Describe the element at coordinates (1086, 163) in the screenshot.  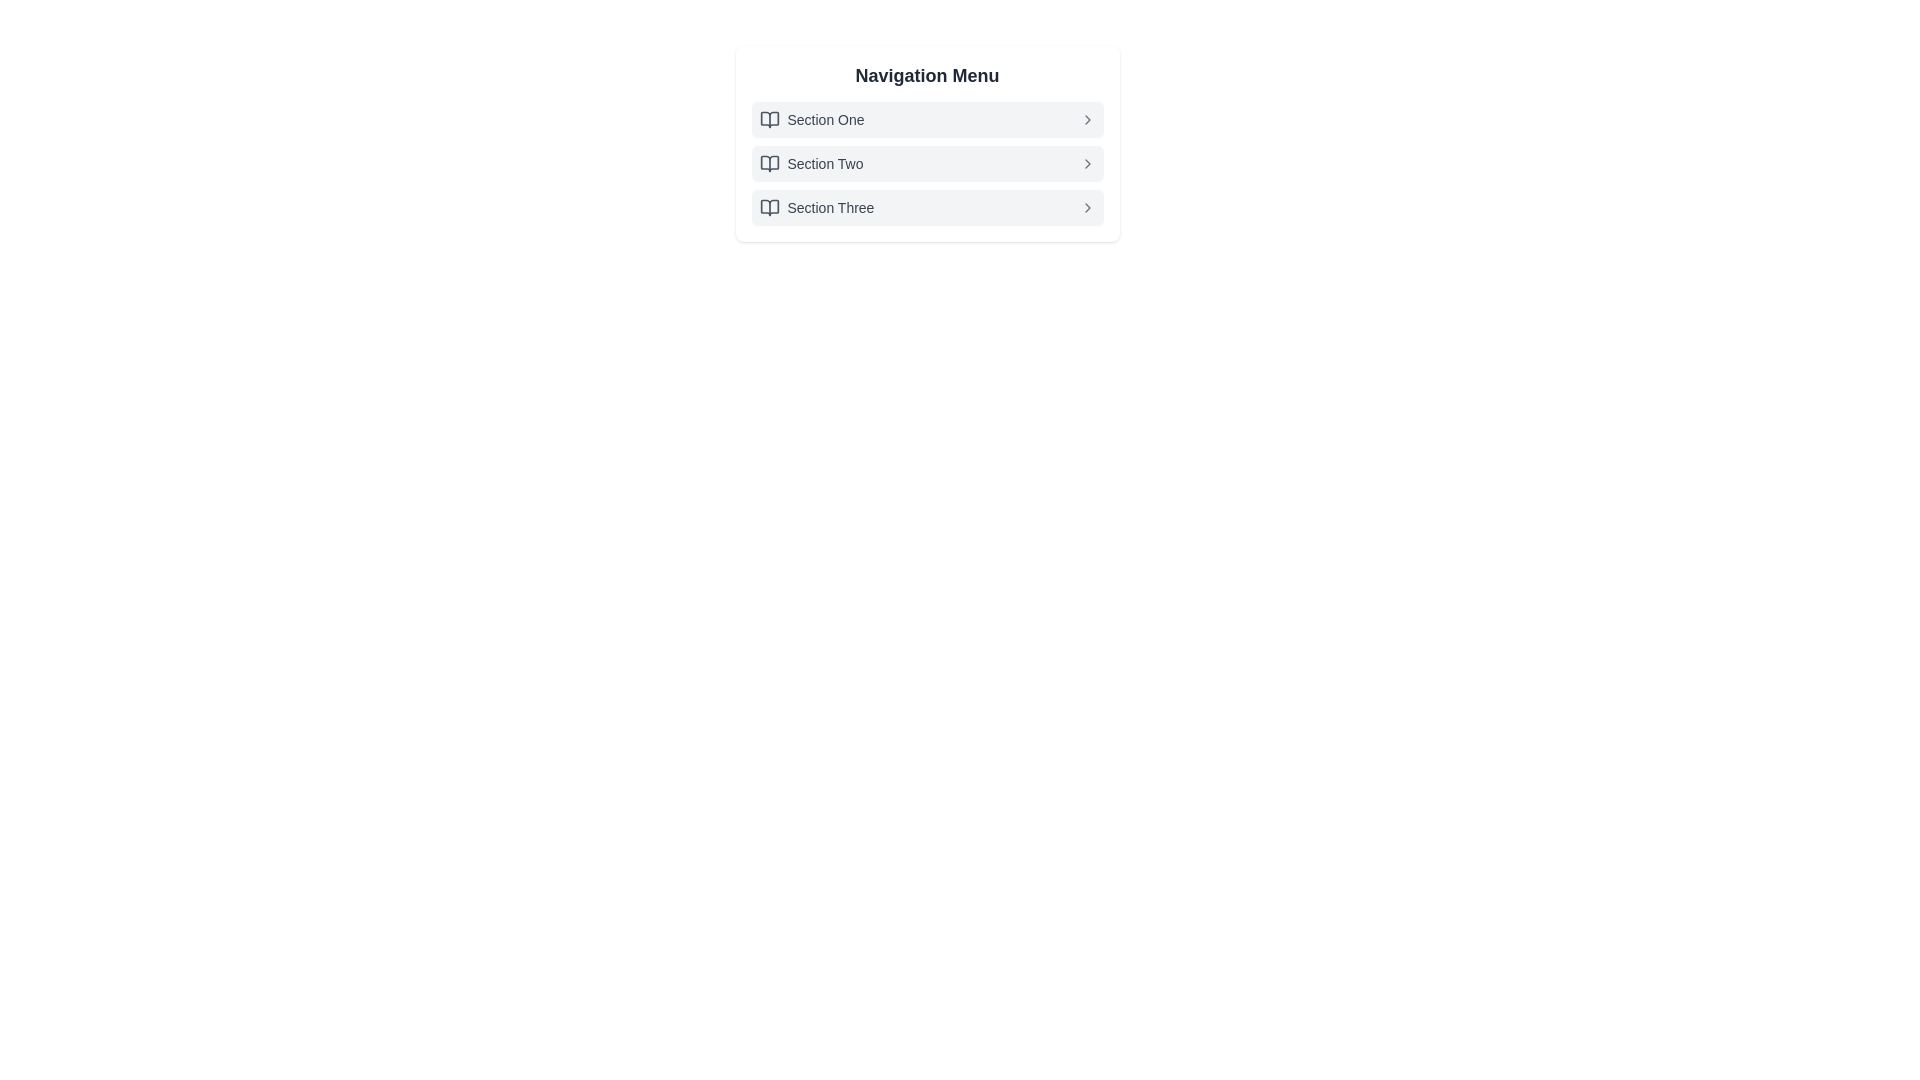
I see `the small gray chevron icon pointing to the right, located at the end of the 'Section Two' menu item in the navigation menu` at that location.